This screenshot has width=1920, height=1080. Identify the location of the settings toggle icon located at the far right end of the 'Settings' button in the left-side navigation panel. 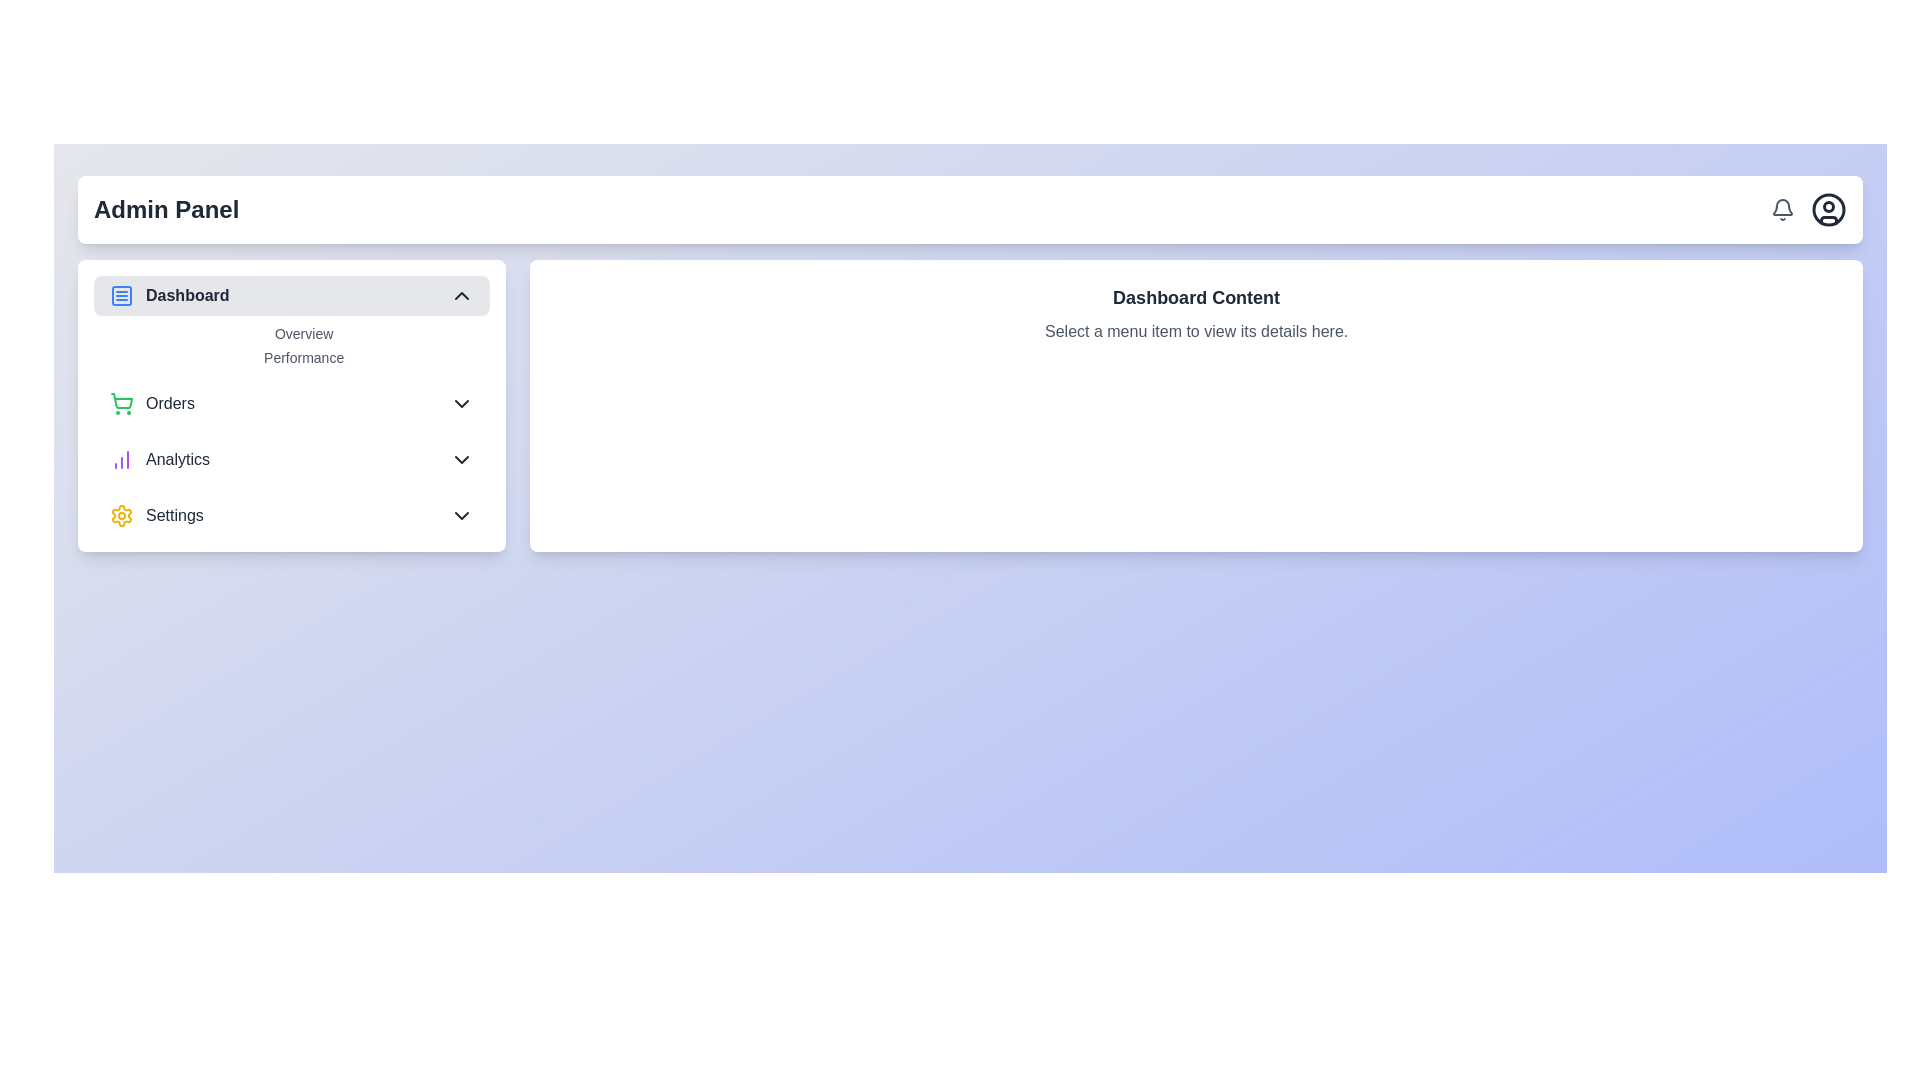
(461, 515).